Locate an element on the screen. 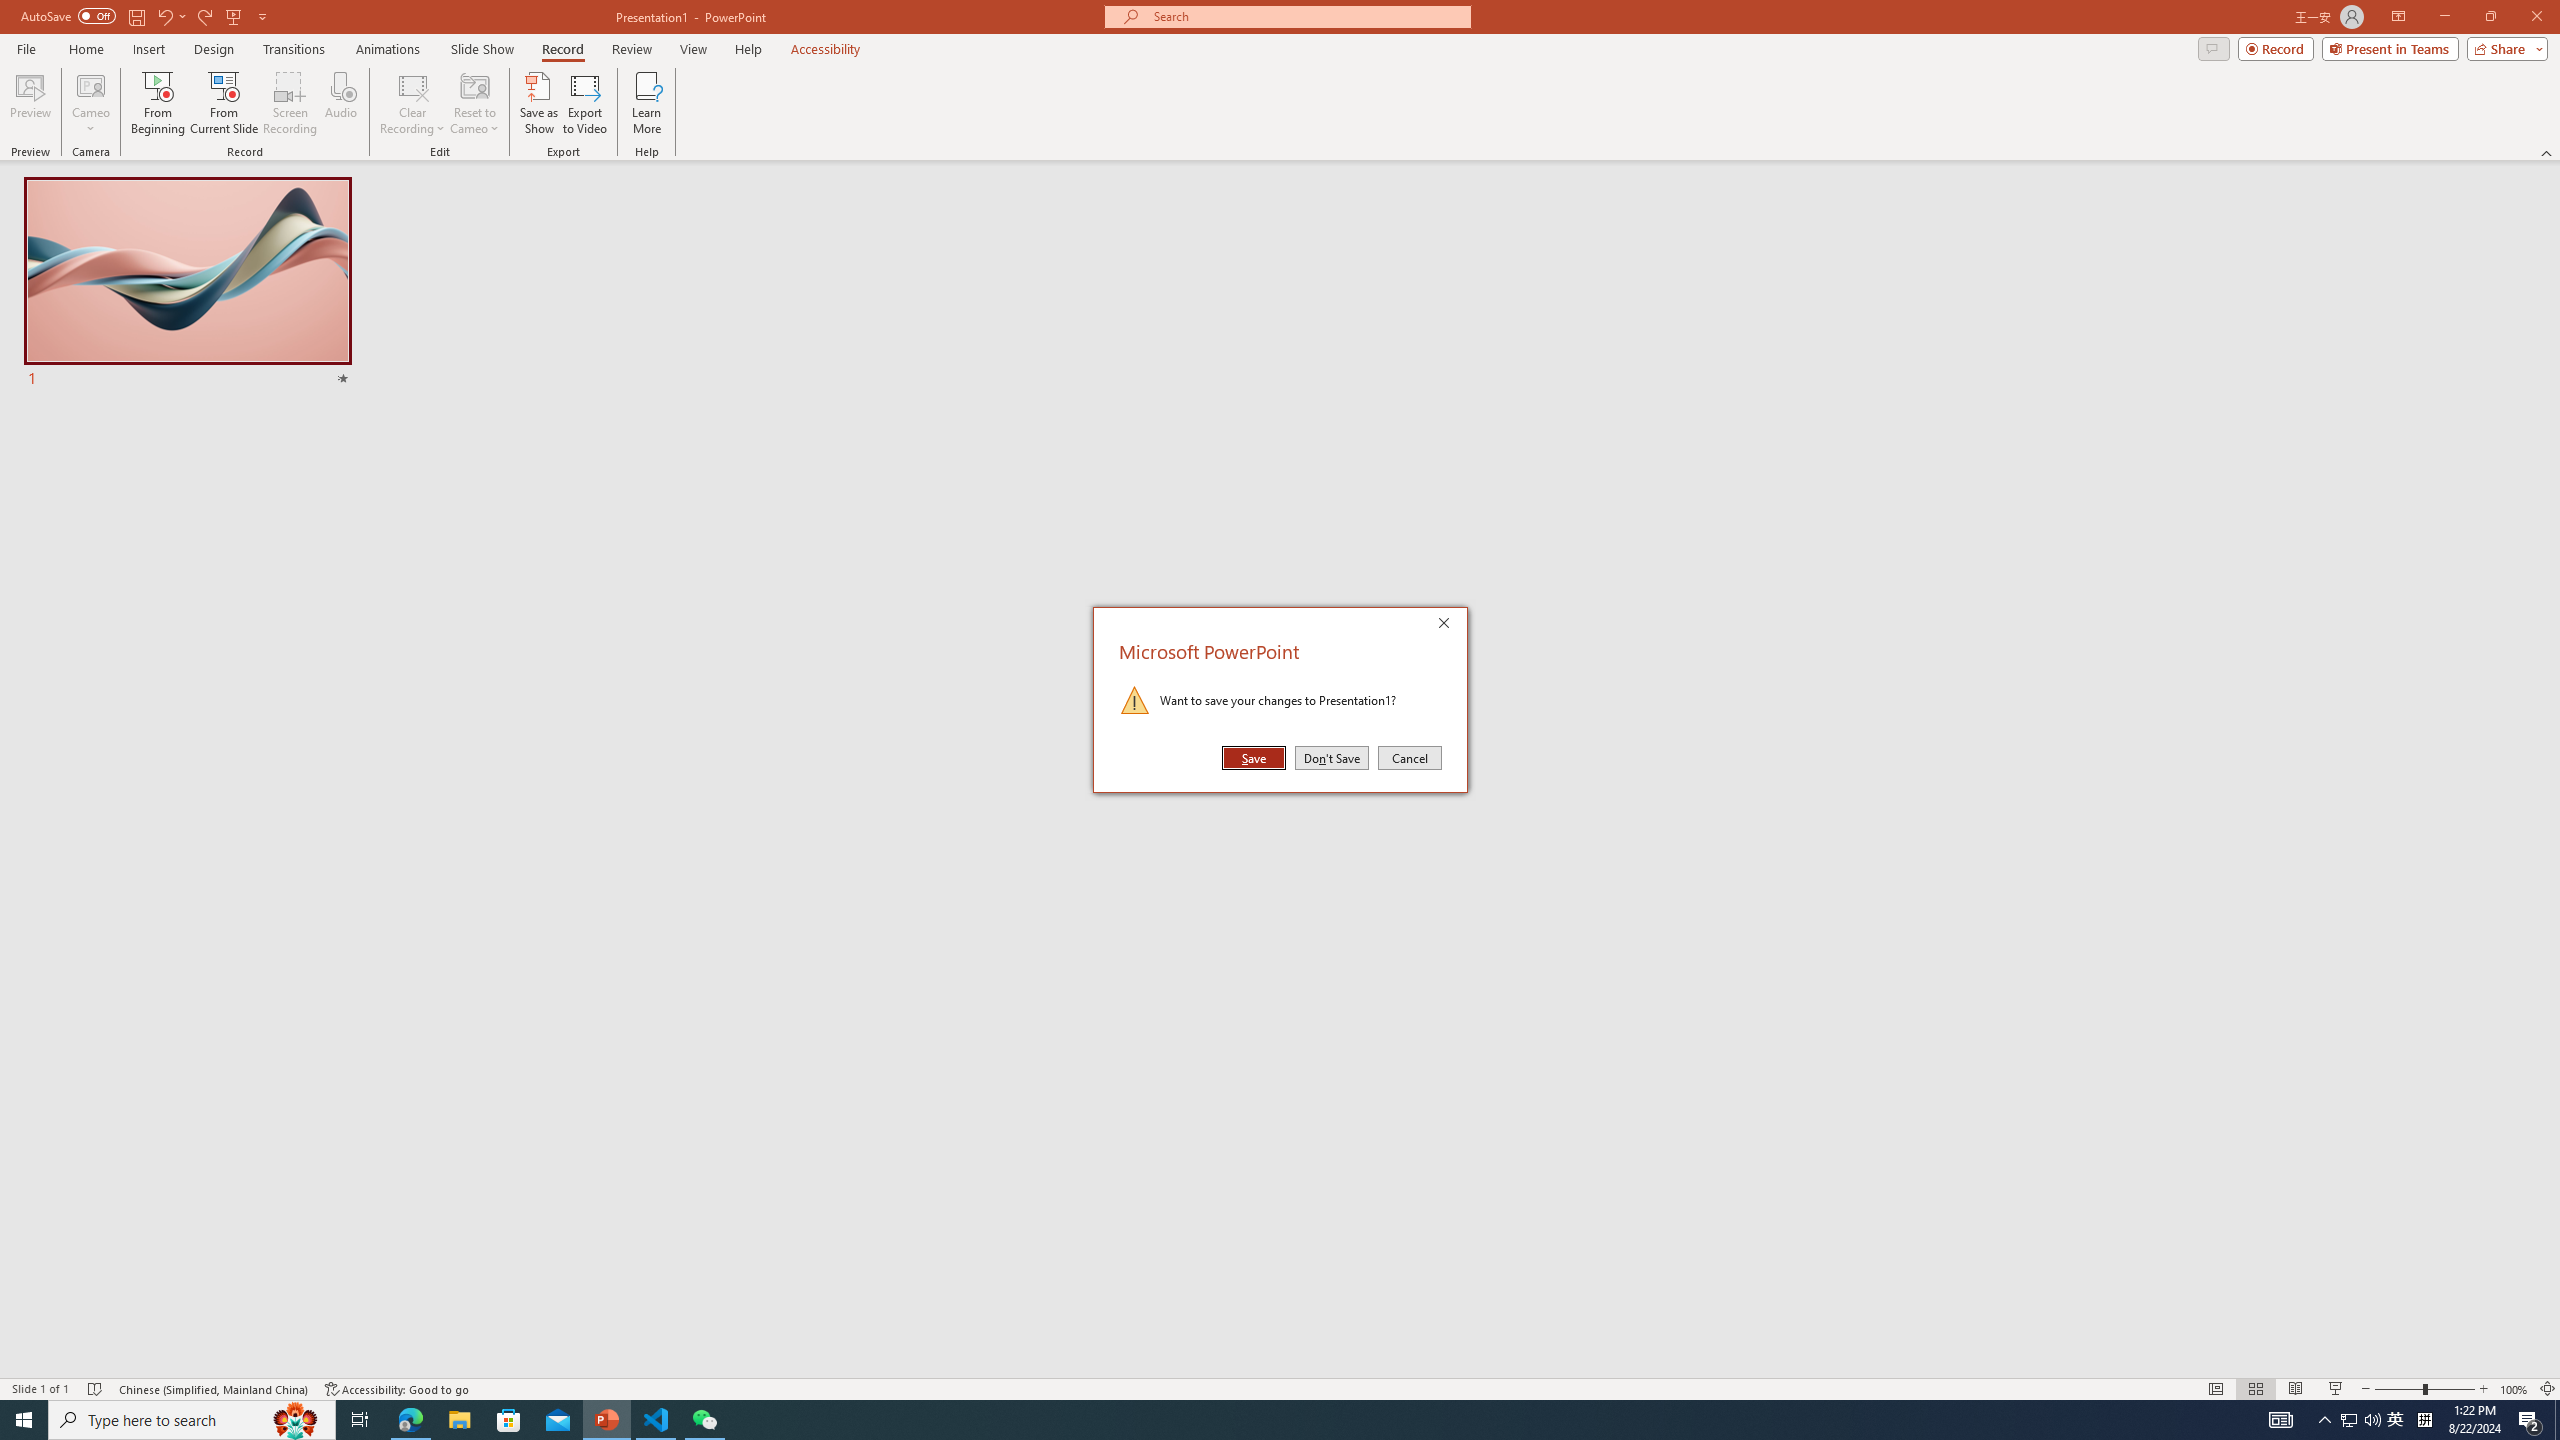  'Don' is located at coordinates (1332, 758).